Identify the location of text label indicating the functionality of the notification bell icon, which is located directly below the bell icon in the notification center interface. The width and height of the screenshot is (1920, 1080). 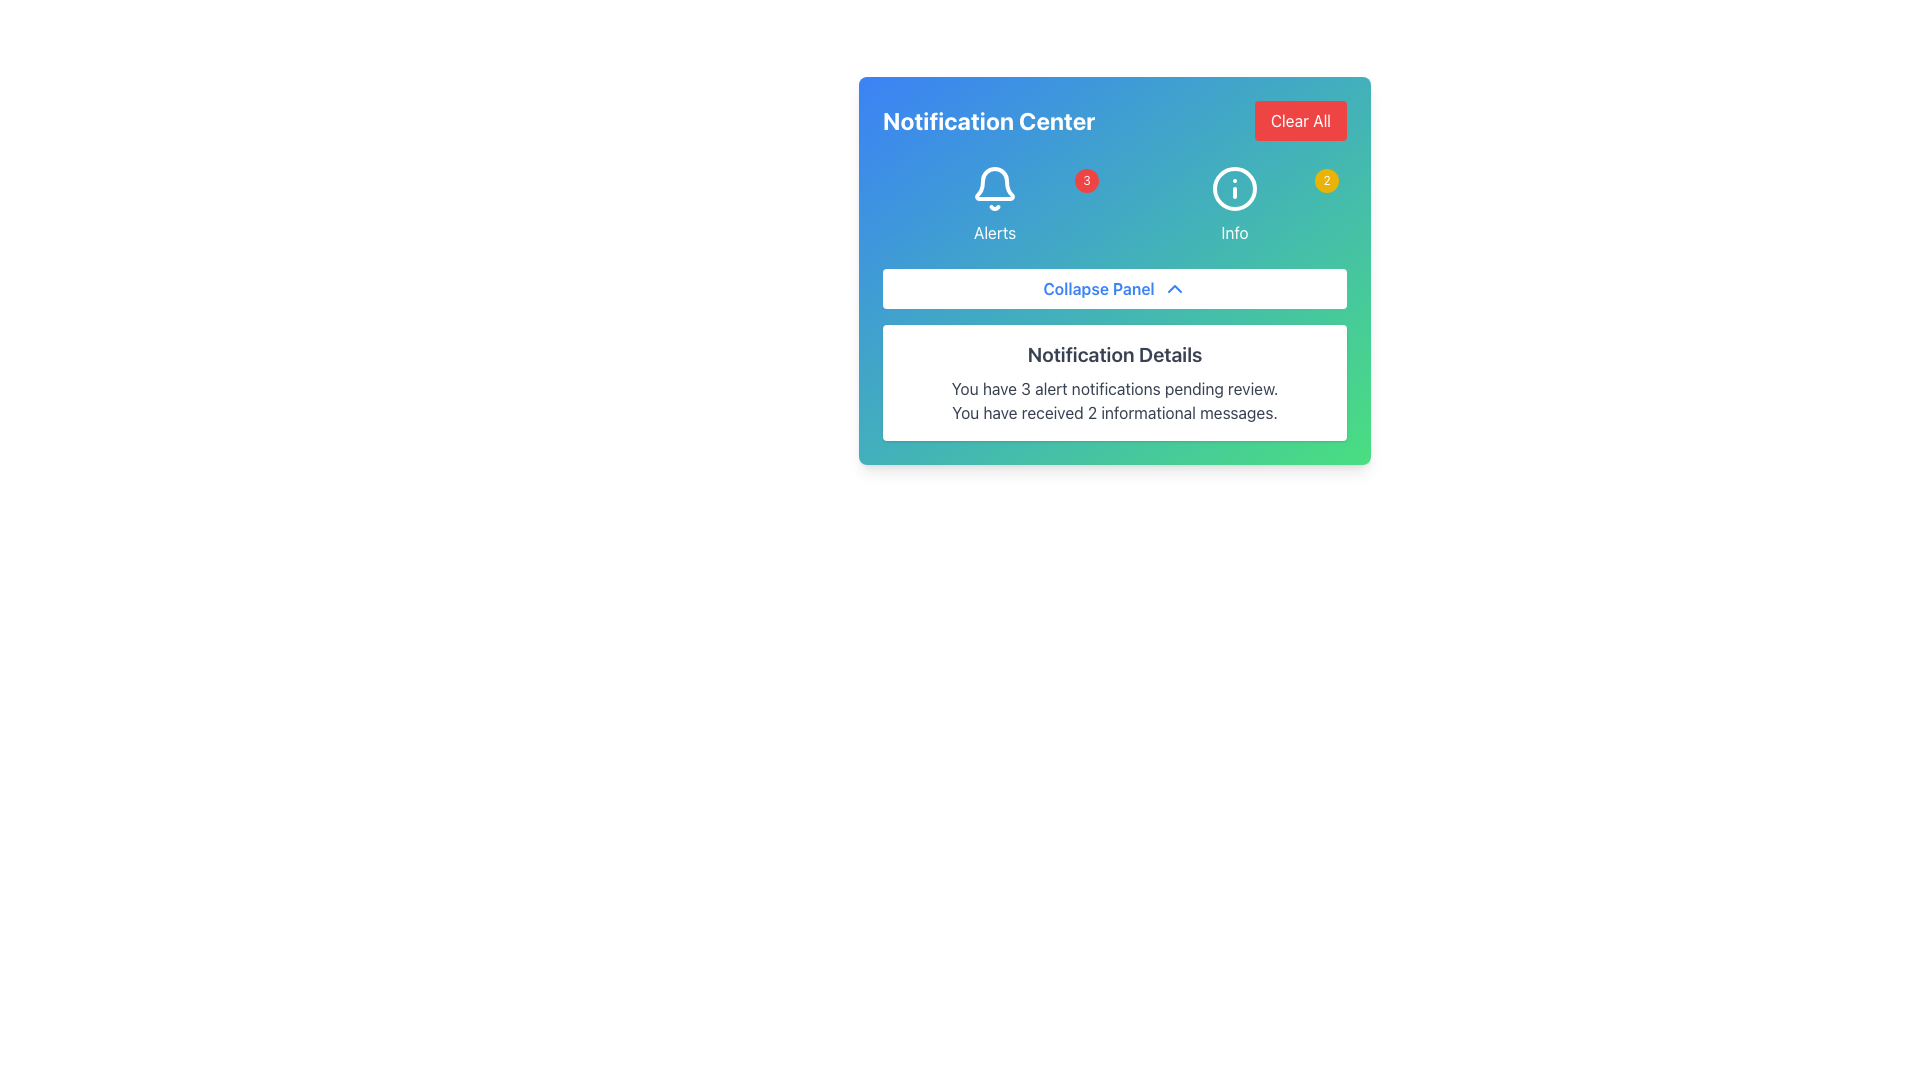
(994, 231).